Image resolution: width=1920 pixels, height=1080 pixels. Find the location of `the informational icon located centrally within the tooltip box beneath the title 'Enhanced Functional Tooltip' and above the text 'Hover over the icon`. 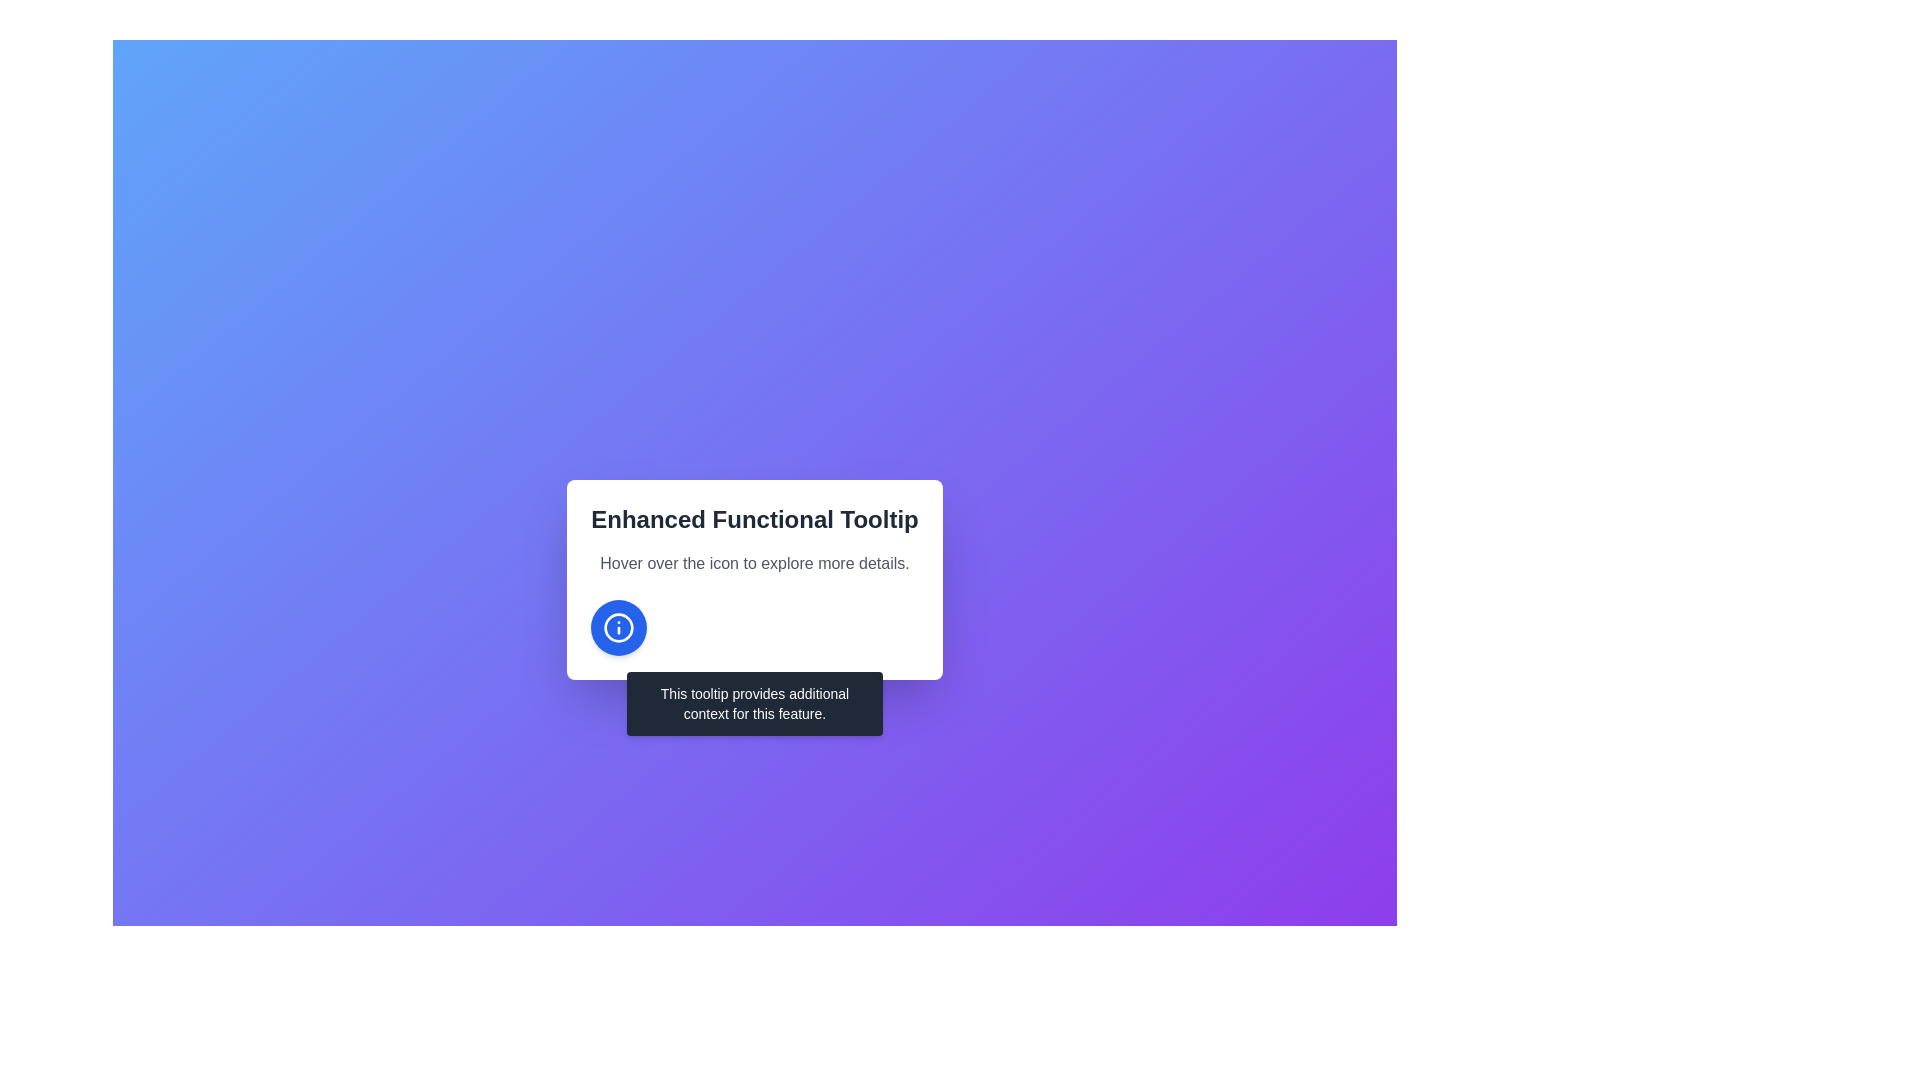

the informational icon located centrally within the tooltip box beneath the title 'Enhanced Functional Tooltip' and above the text 'Hover over the icon is located at coordinates (618, 627).